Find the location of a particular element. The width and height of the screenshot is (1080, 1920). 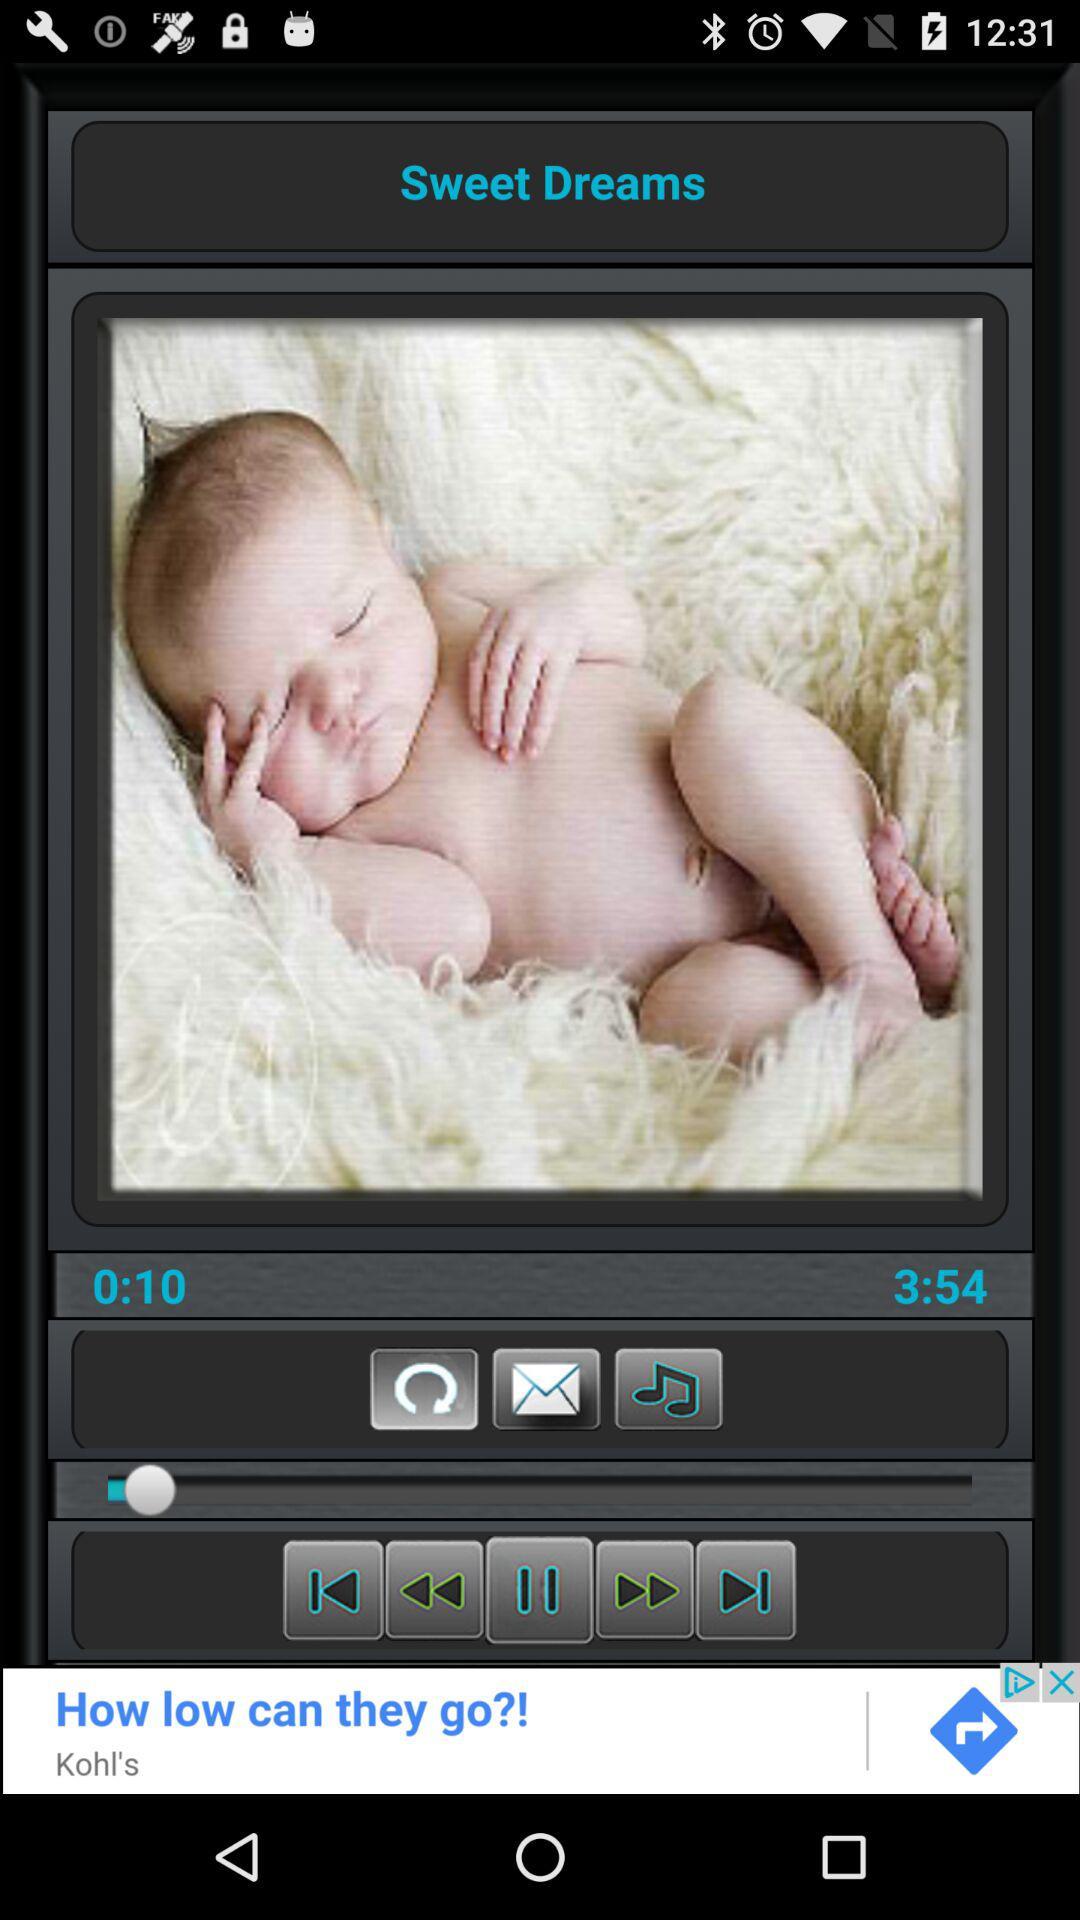

the skip_next icon is located at coordinates (745, 1701).